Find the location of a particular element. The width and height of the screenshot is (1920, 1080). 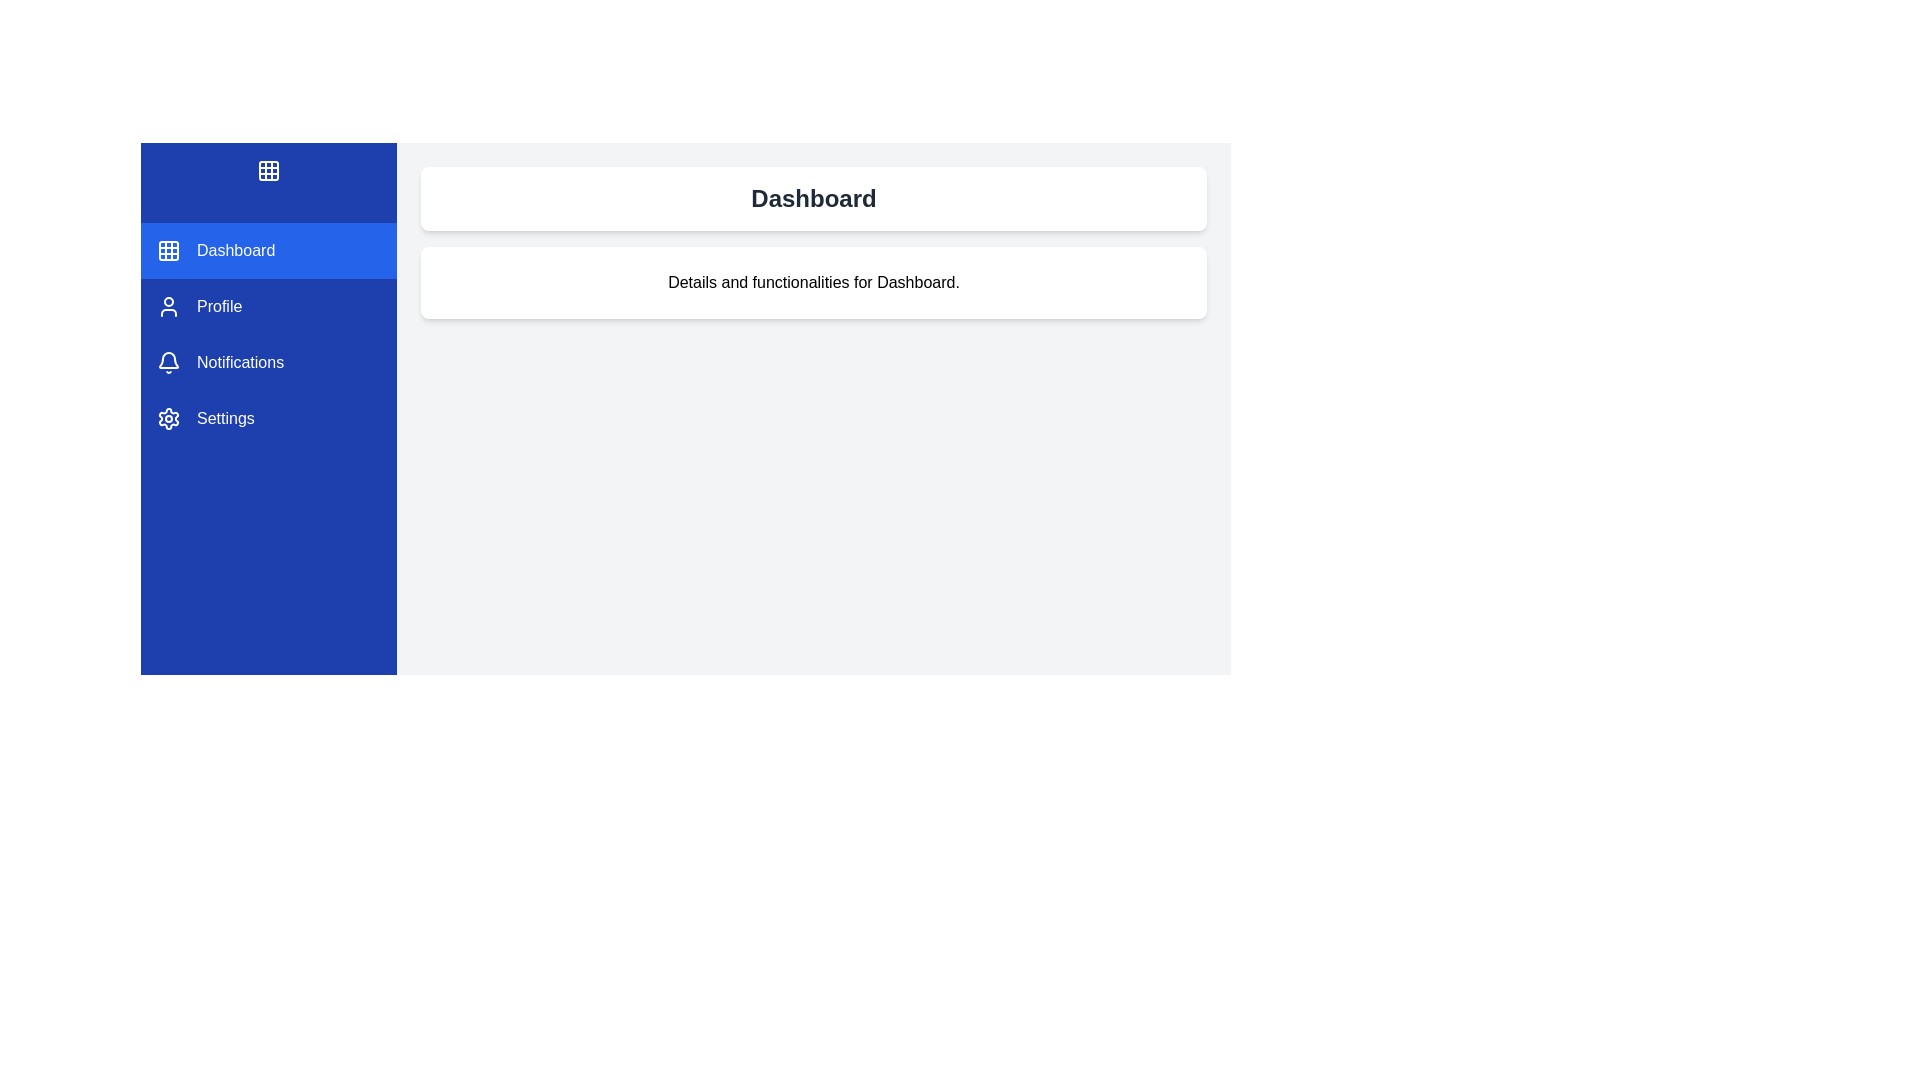

the 'Notifications' text label in the vertical navigation menu to interact with it, which is located between 'Profile' and 'Settings.' is located at coordinates (240, 362).